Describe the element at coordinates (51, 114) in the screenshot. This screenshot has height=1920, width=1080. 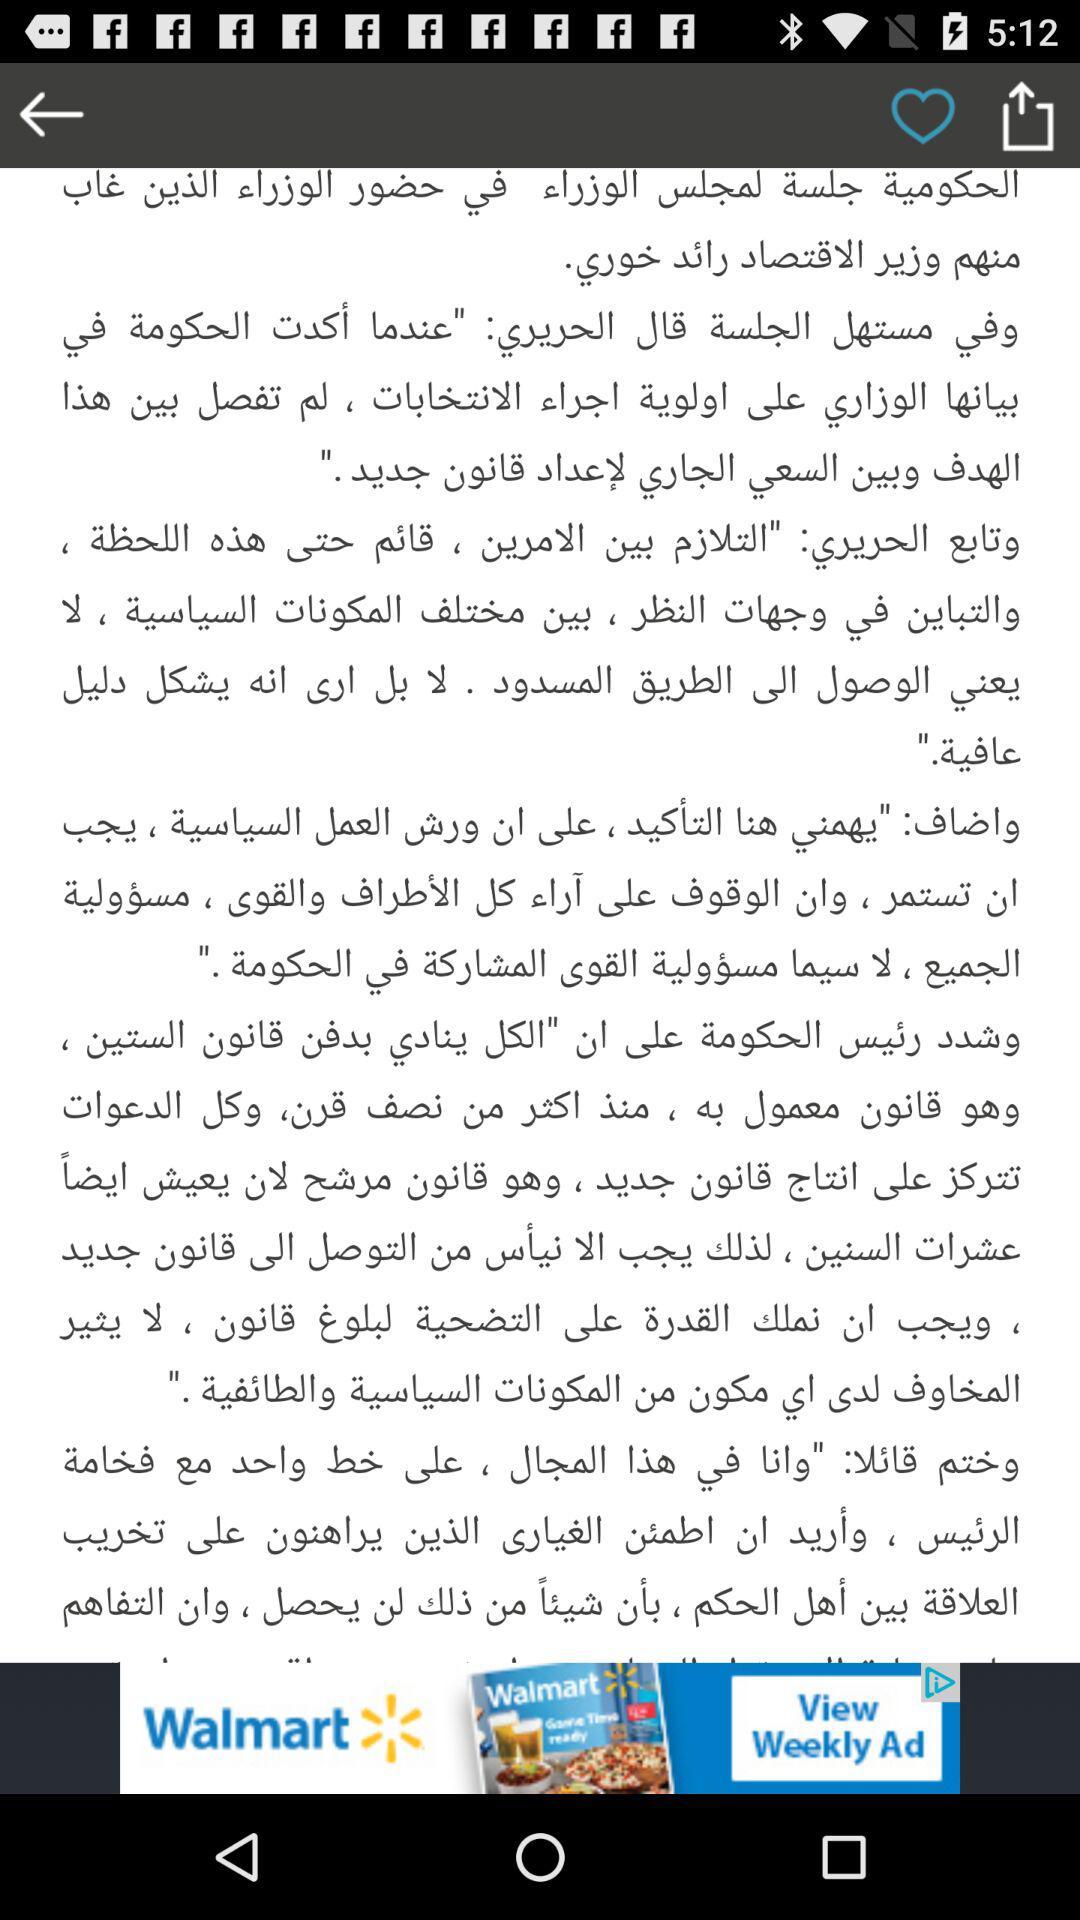
I see `go back` at that location.